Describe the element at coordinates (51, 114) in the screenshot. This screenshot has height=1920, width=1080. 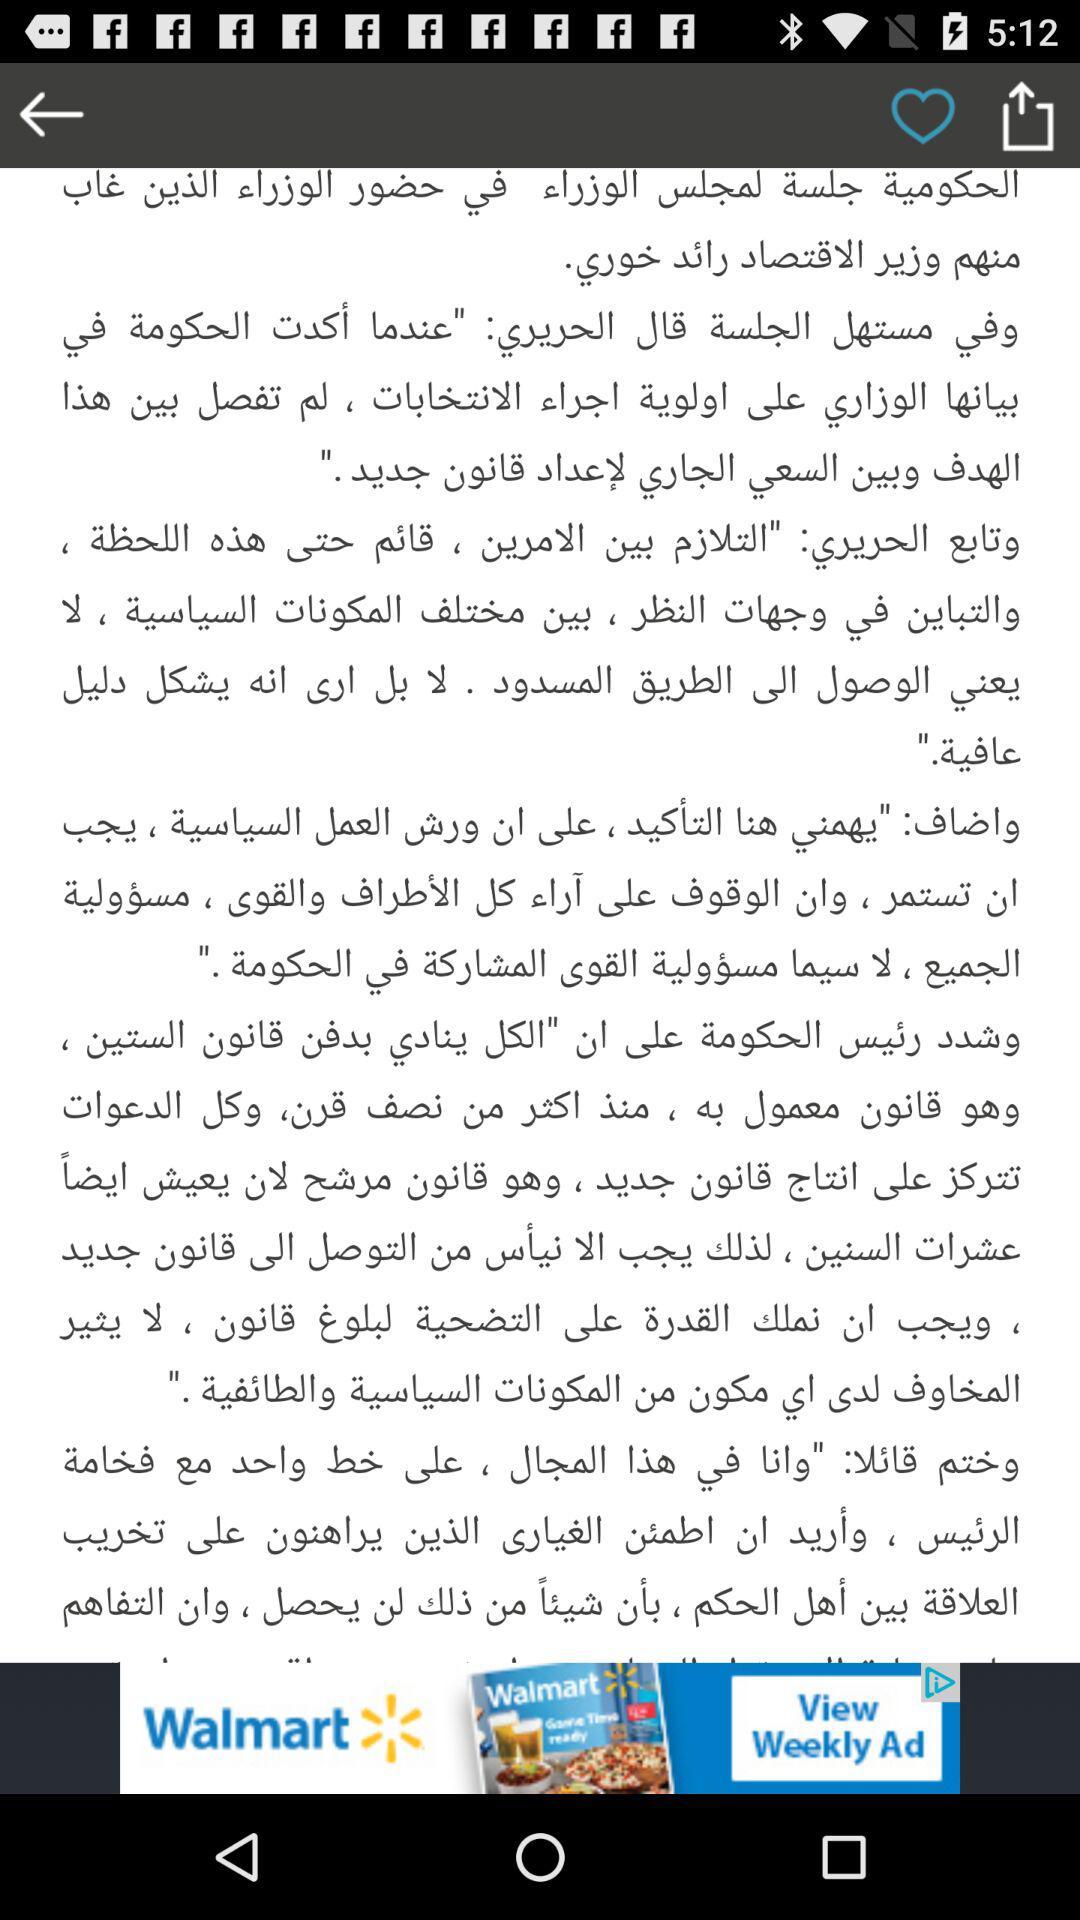
I see `go back` at that location.